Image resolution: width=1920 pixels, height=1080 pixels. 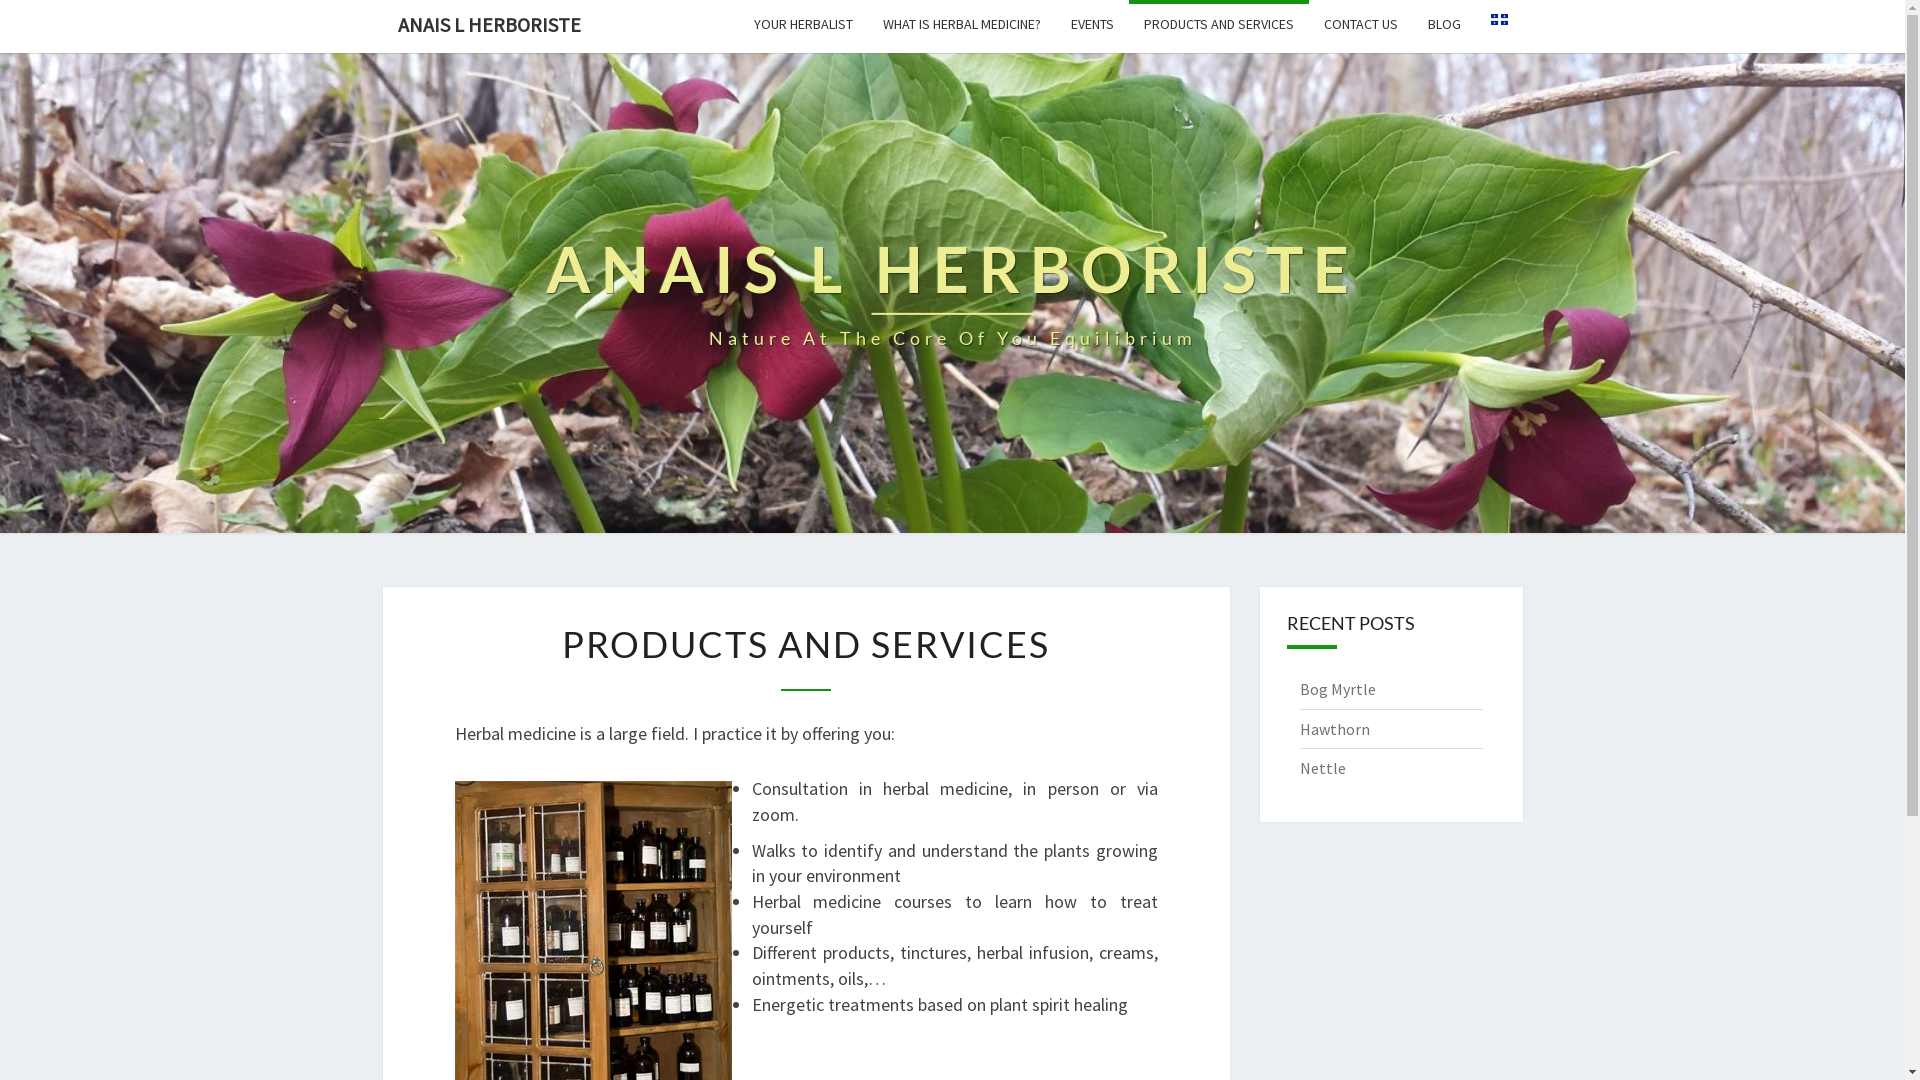 What do you see at coordinates (961, 23) in the screenshot?
I see `'WHAT IS HERBAL MEDICINE?'` at bounding box center [961, 23].